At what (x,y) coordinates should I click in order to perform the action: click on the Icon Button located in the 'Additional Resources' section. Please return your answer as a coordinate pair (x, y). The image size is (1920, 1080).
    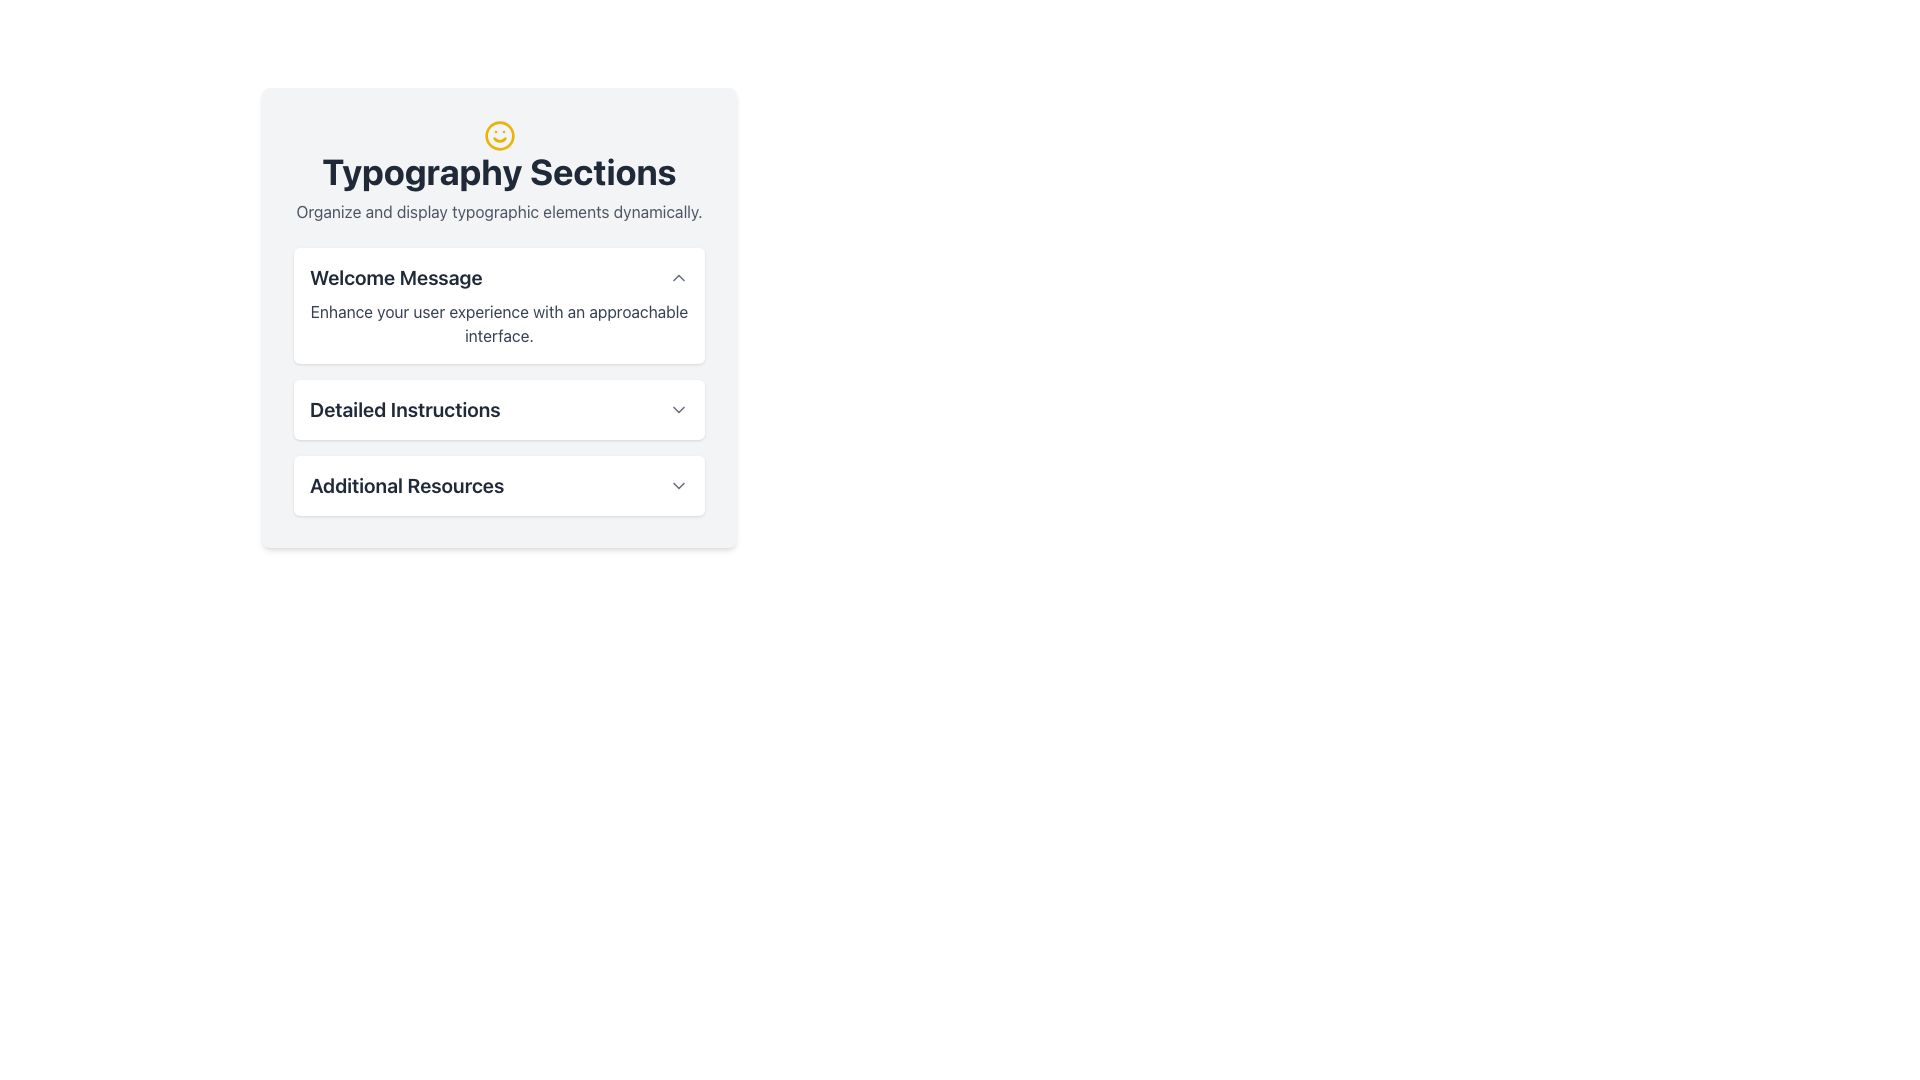
    Looking at the image, I should click on (678, 486).